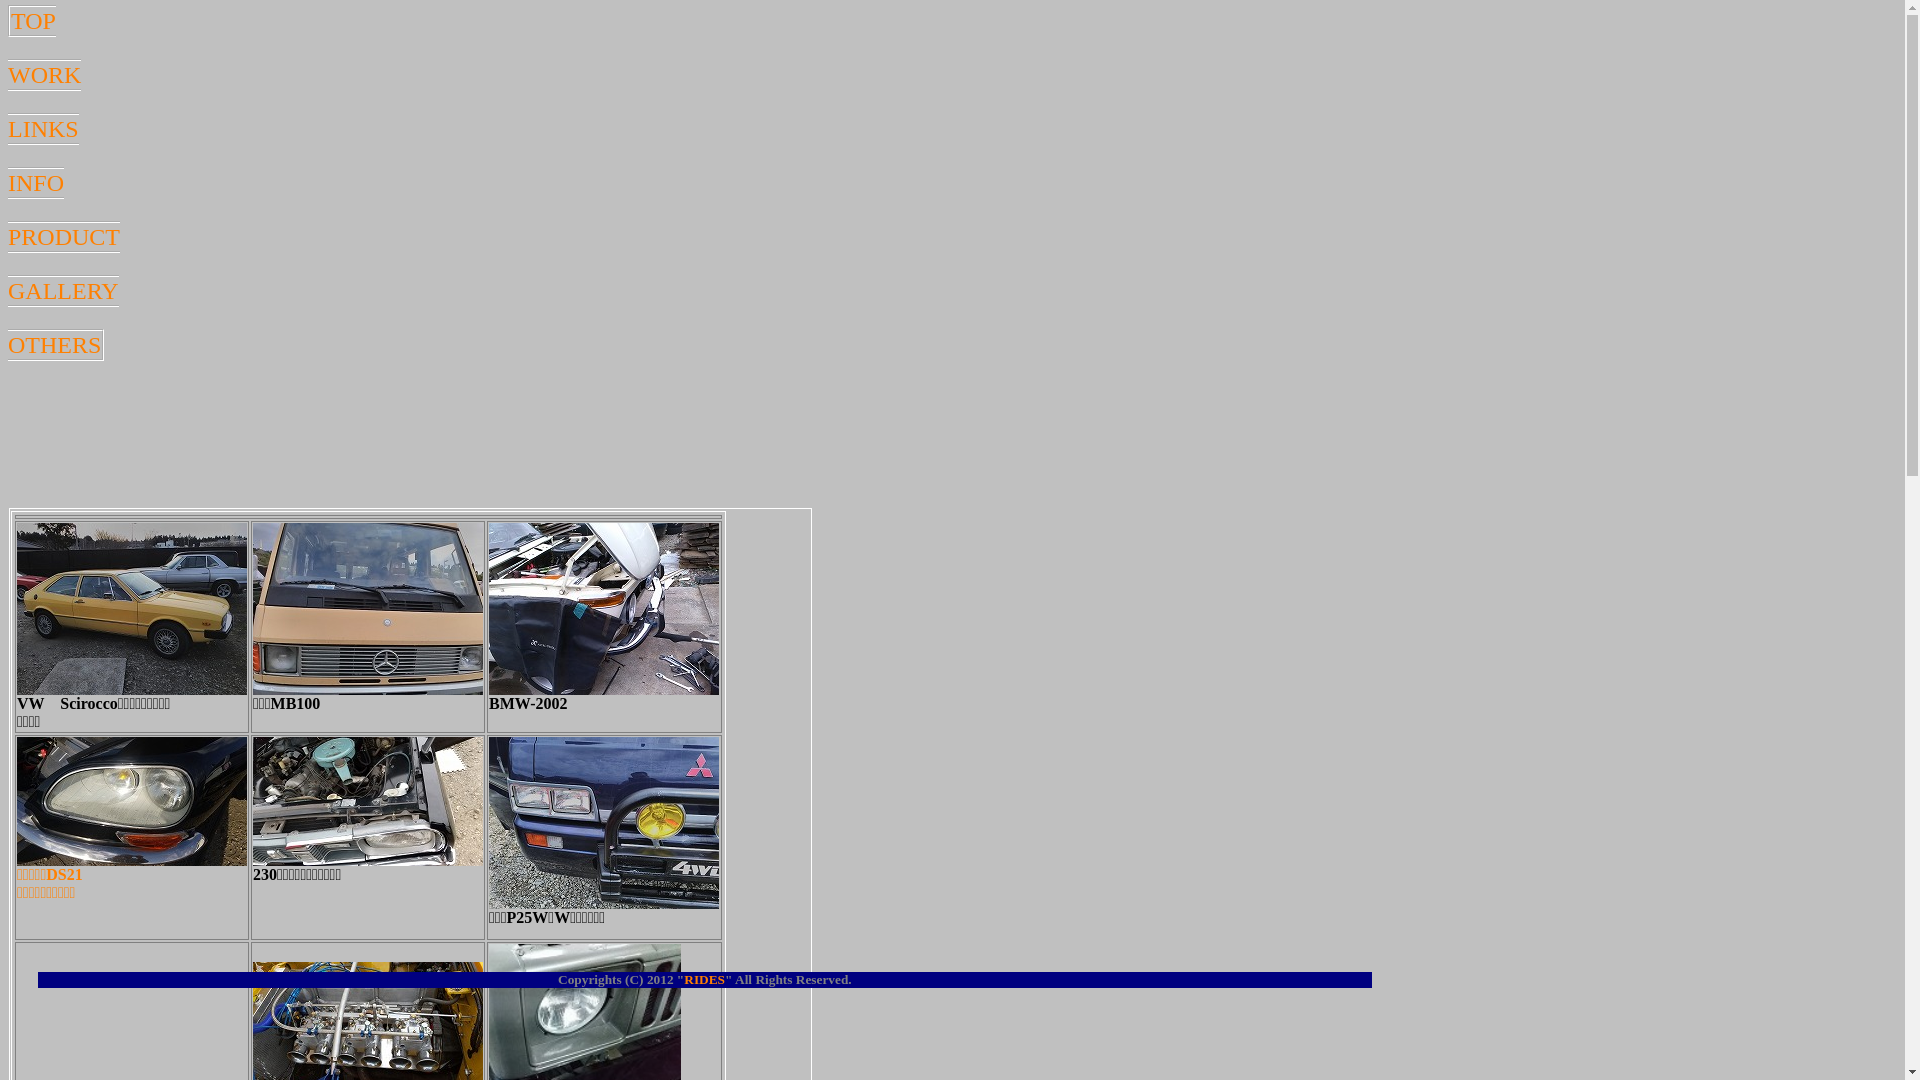 This screenshot has width=1920, height=1080. What do you see at coordinates (54, 343) in the screenshot?
I see `'OTHERS'` at bounding box center [54, 343].